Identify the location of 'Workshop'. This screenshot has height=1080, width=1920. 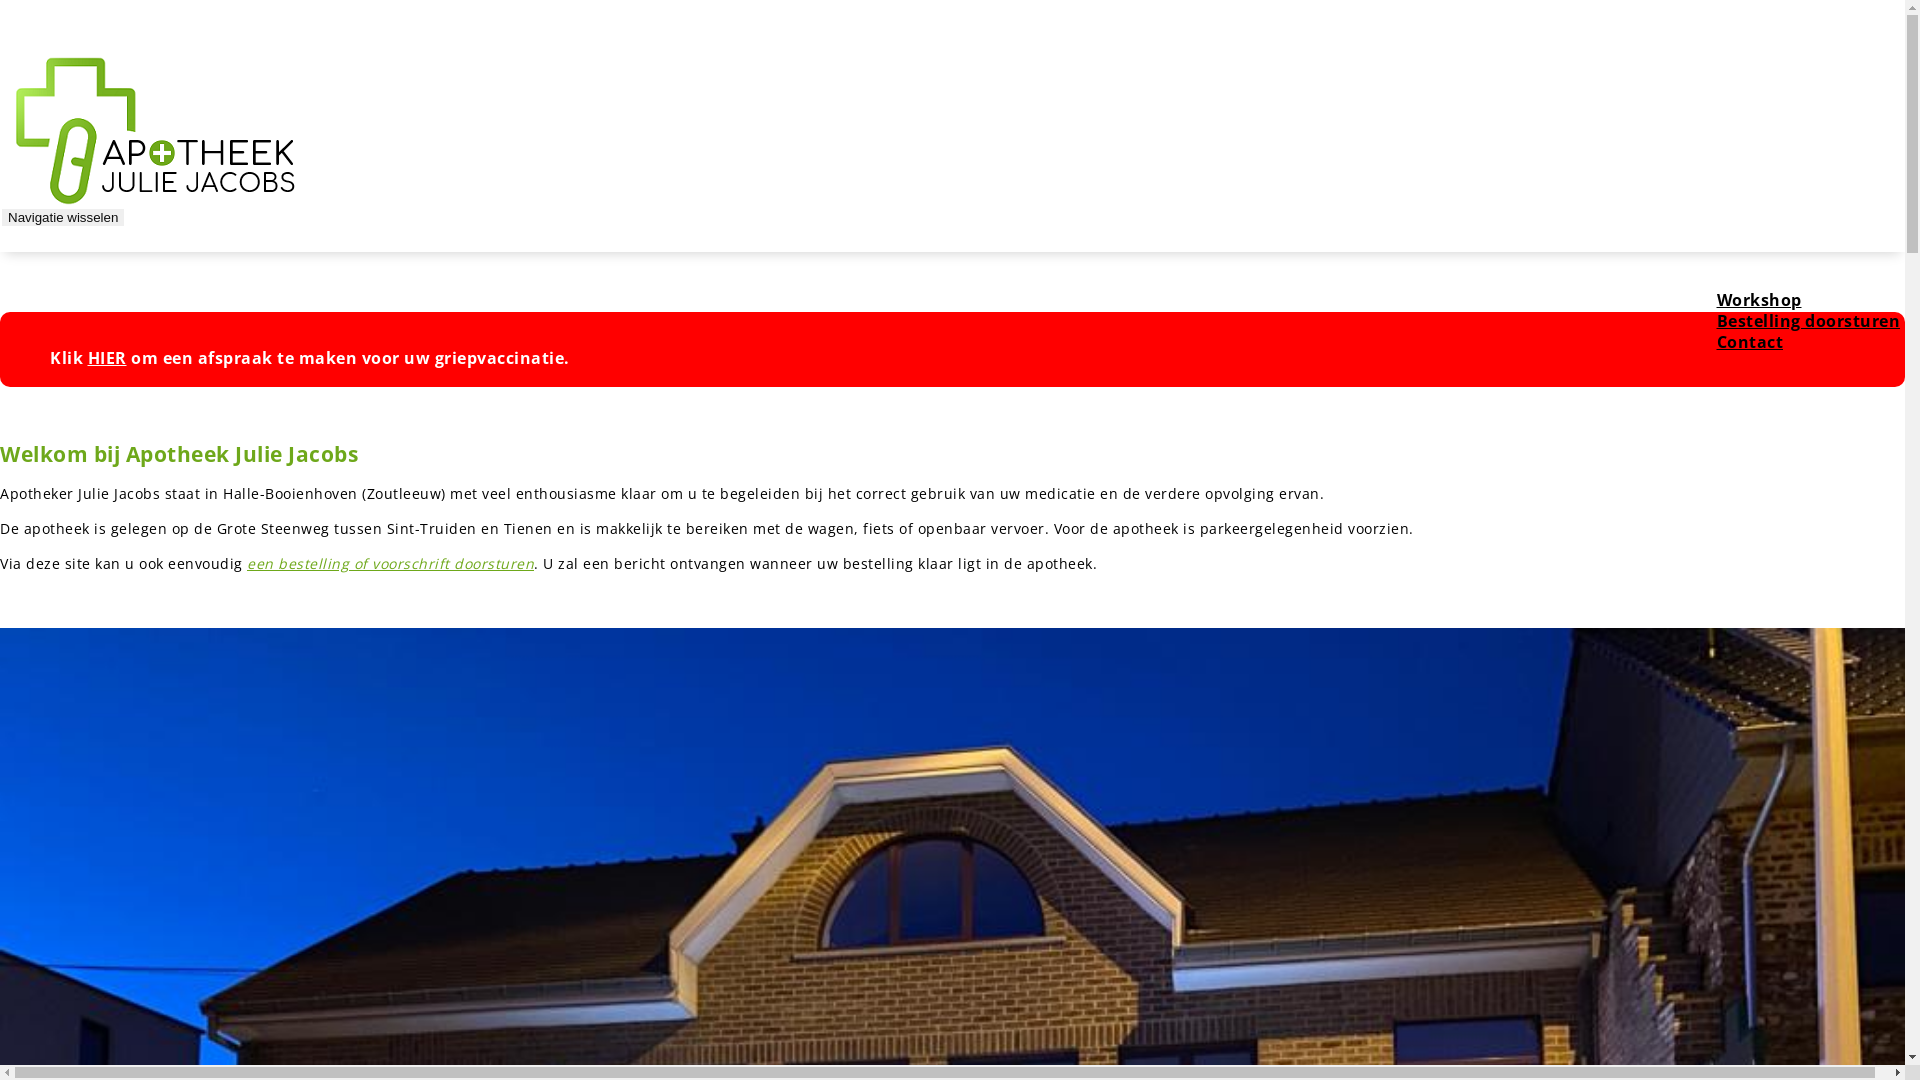
(1694, 300).